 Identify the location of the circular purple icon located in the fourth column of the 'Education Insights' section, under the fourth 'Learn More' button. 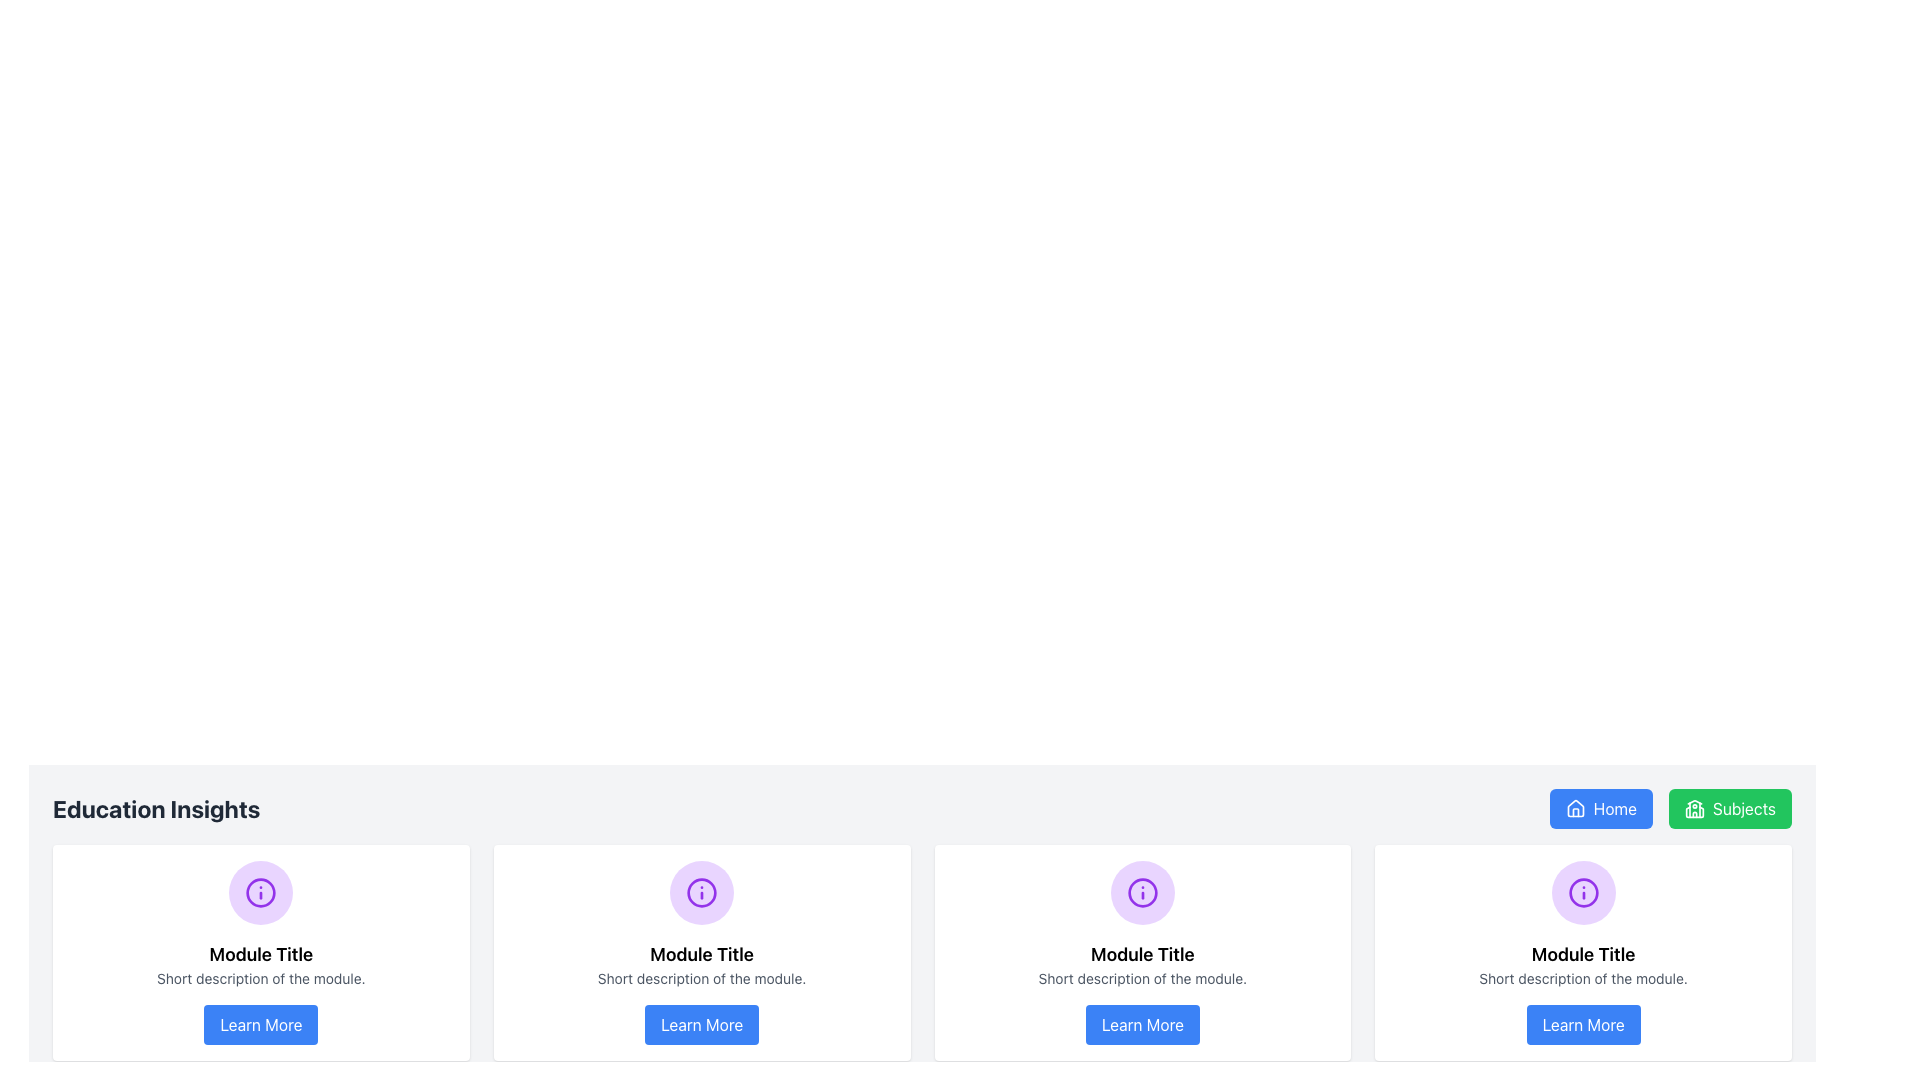
(1582, 925).